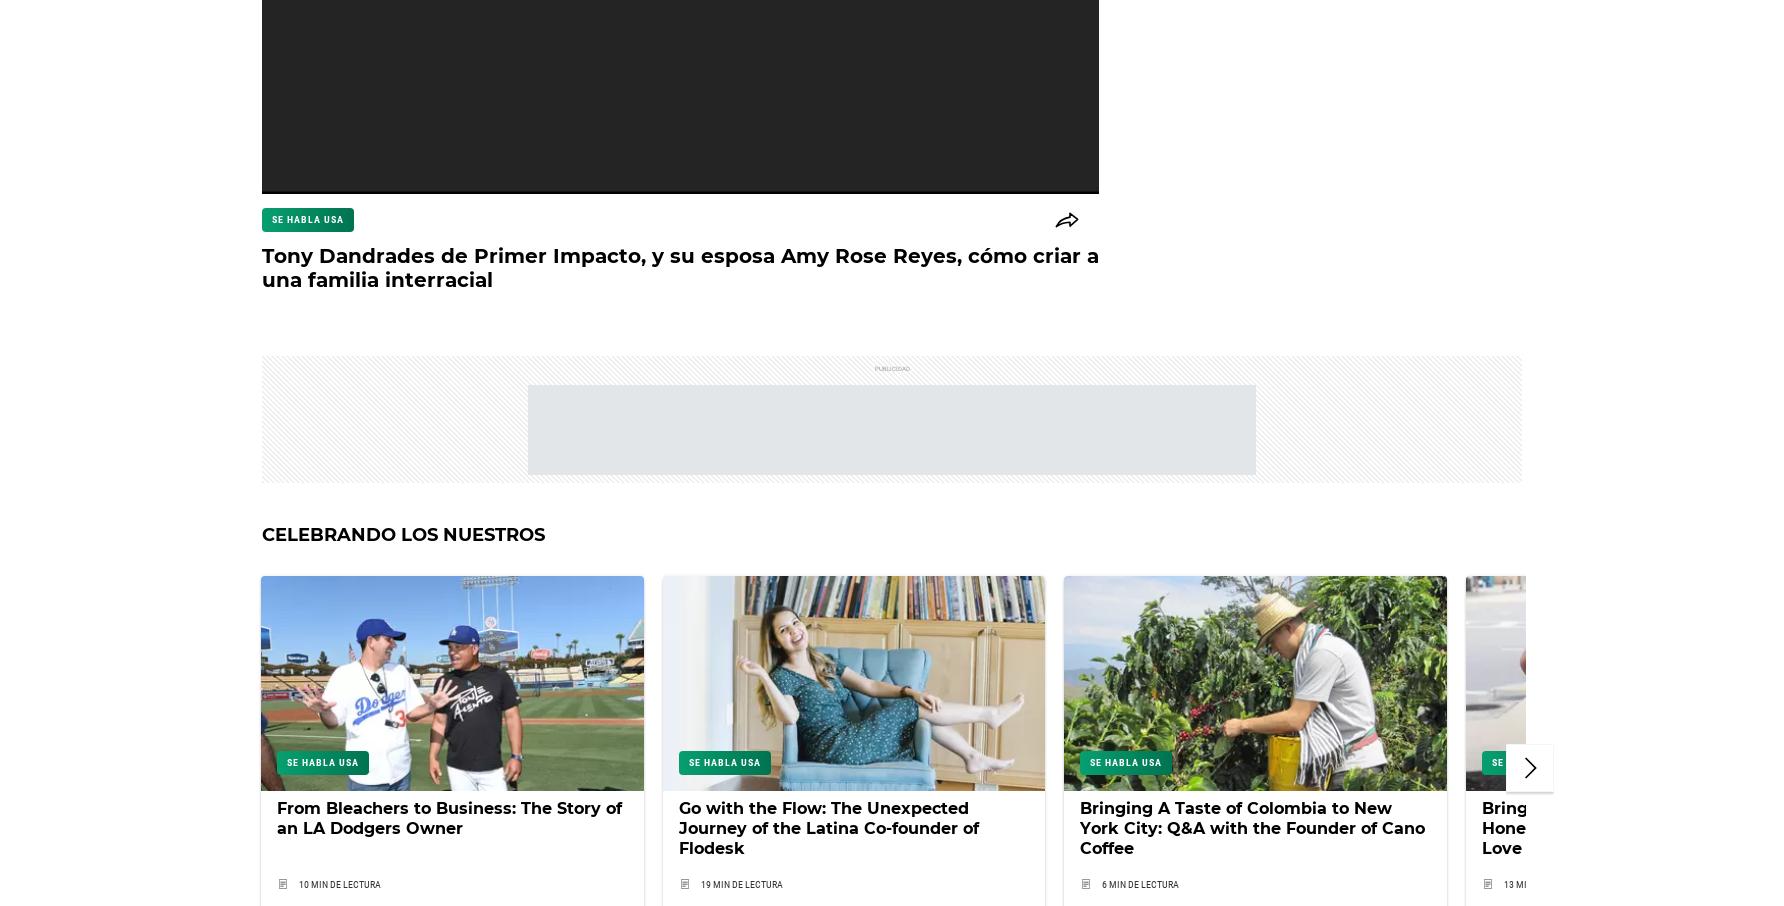  Describe the element at coordinates (826, 827) in the screenshot. I see `'Go with the Flow: The Unexpected Journey of the Latina Co-founder of Flodesk'` at that location.